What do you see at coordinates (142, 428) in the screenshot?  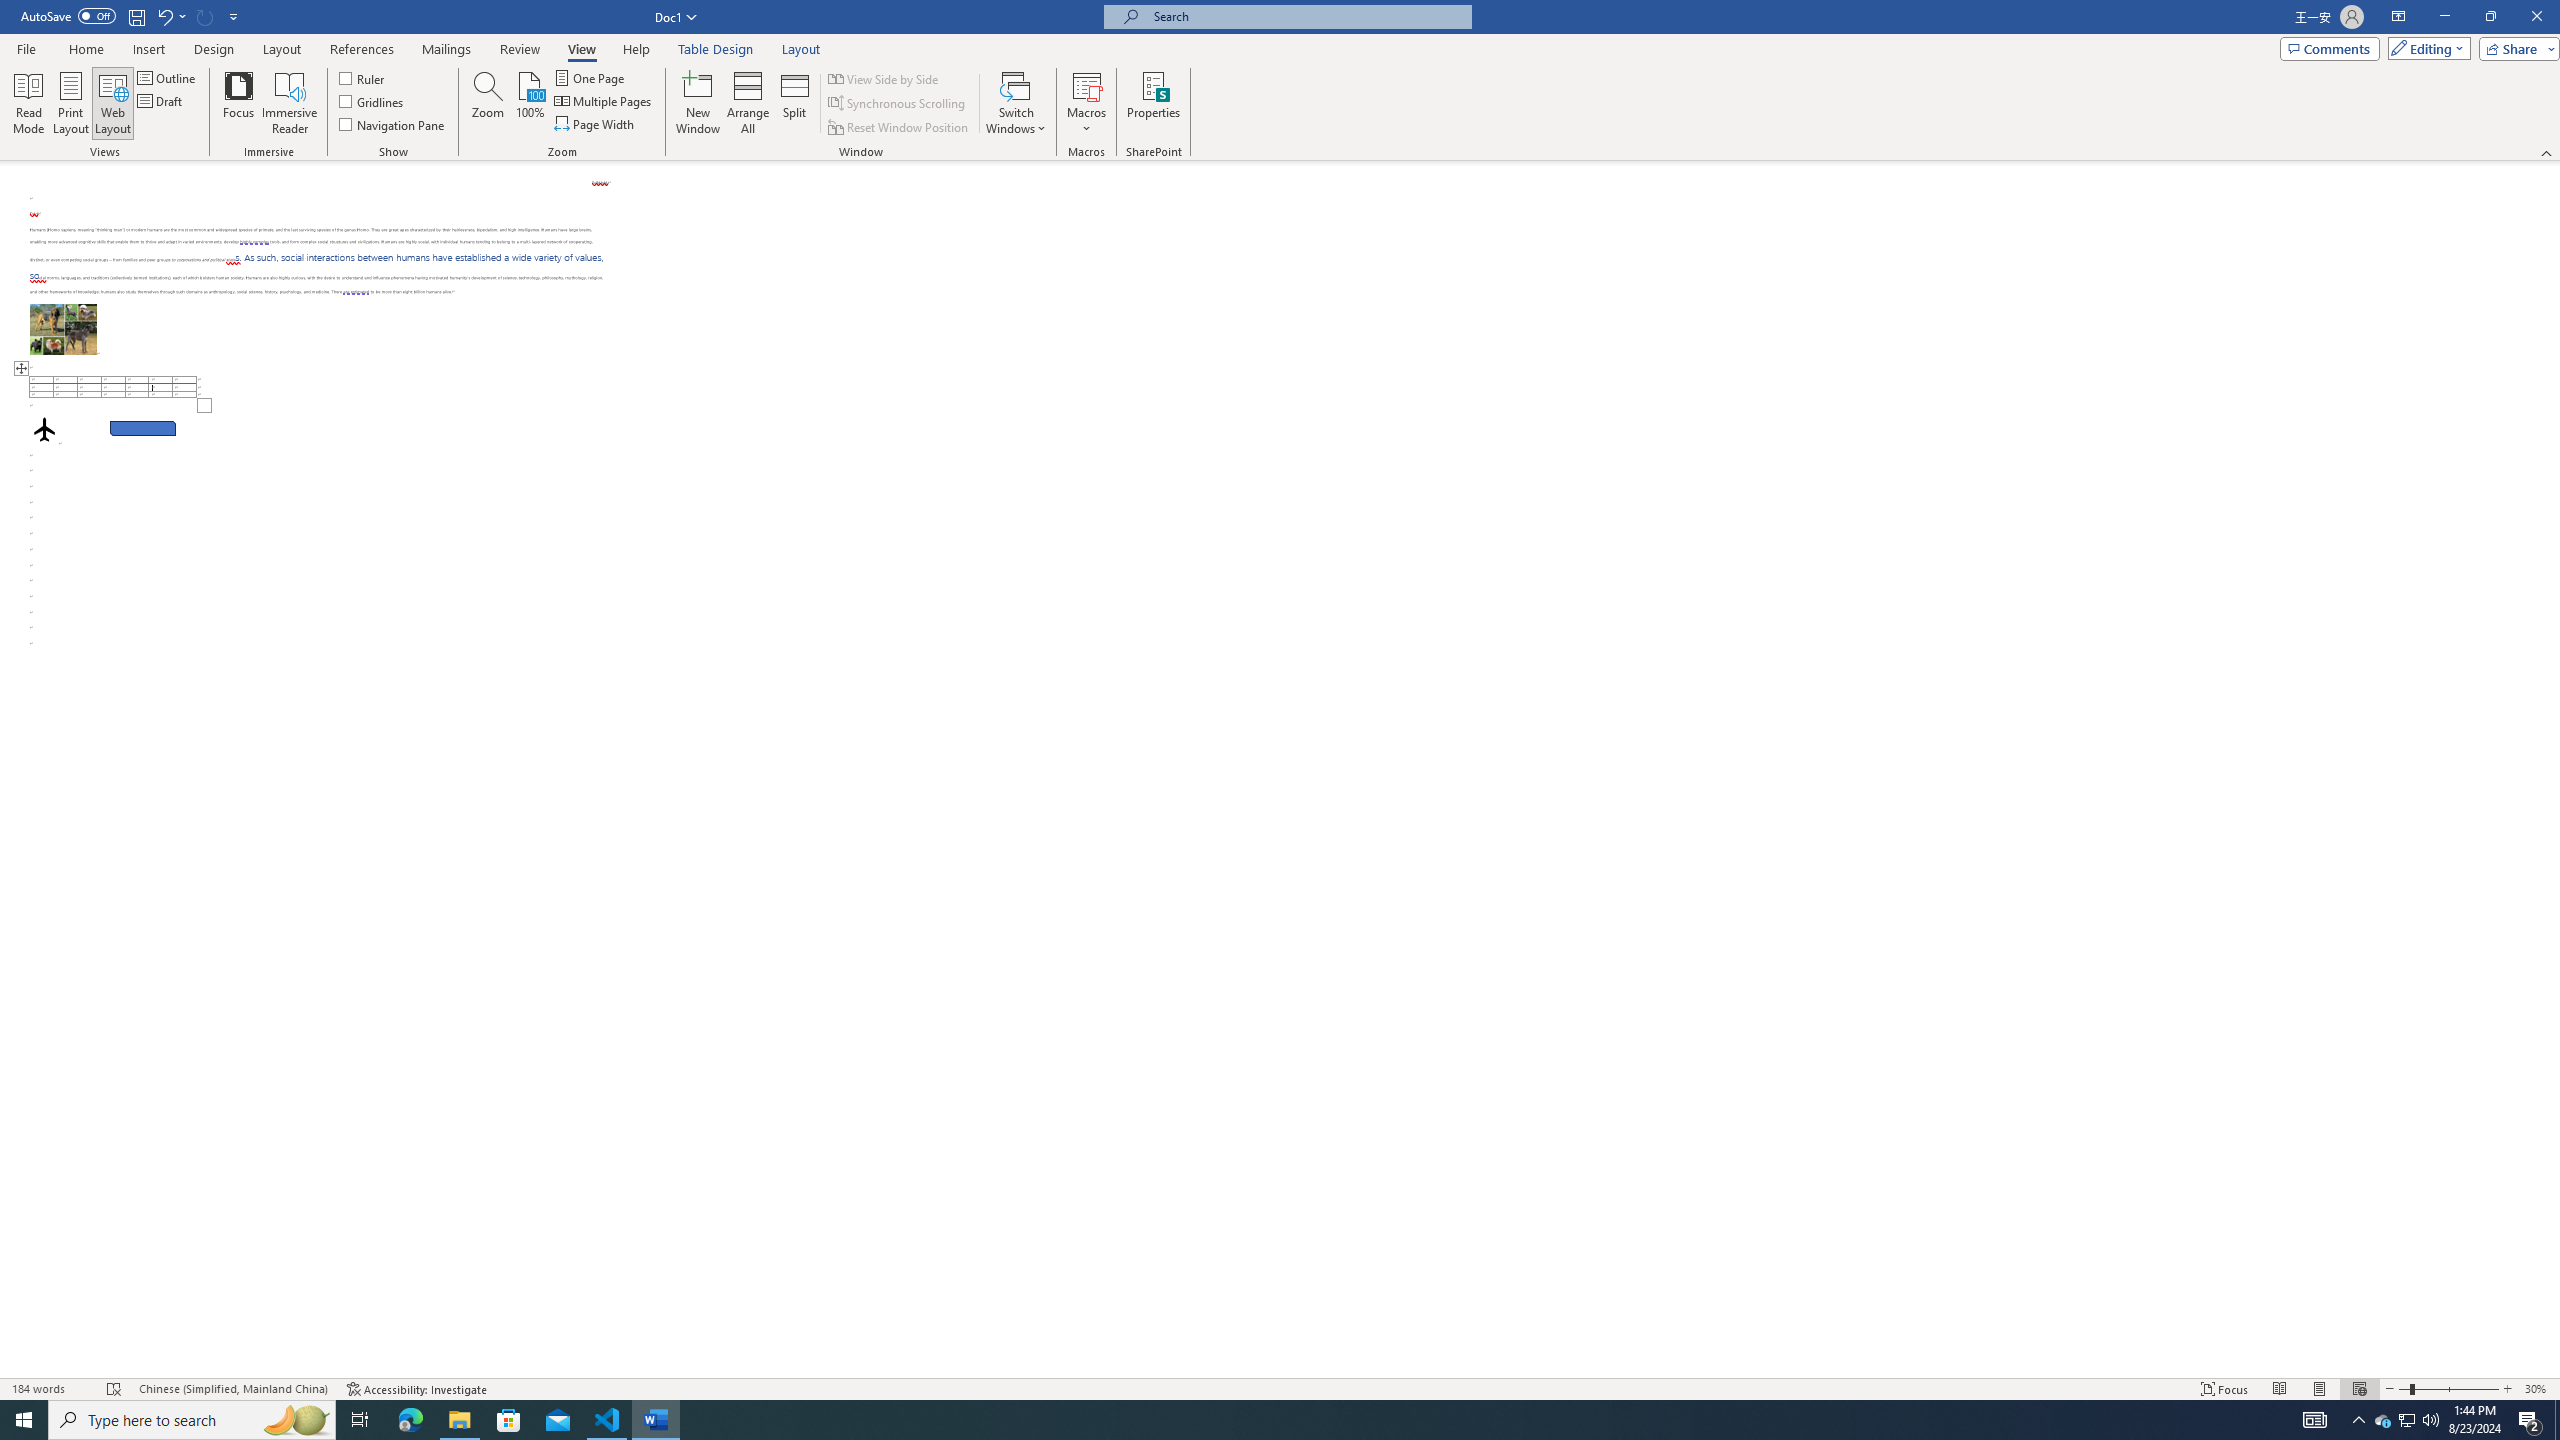 I see `'Rectangle: Diagonal Corners Snipped 2'` at bounding box center [142, 428].